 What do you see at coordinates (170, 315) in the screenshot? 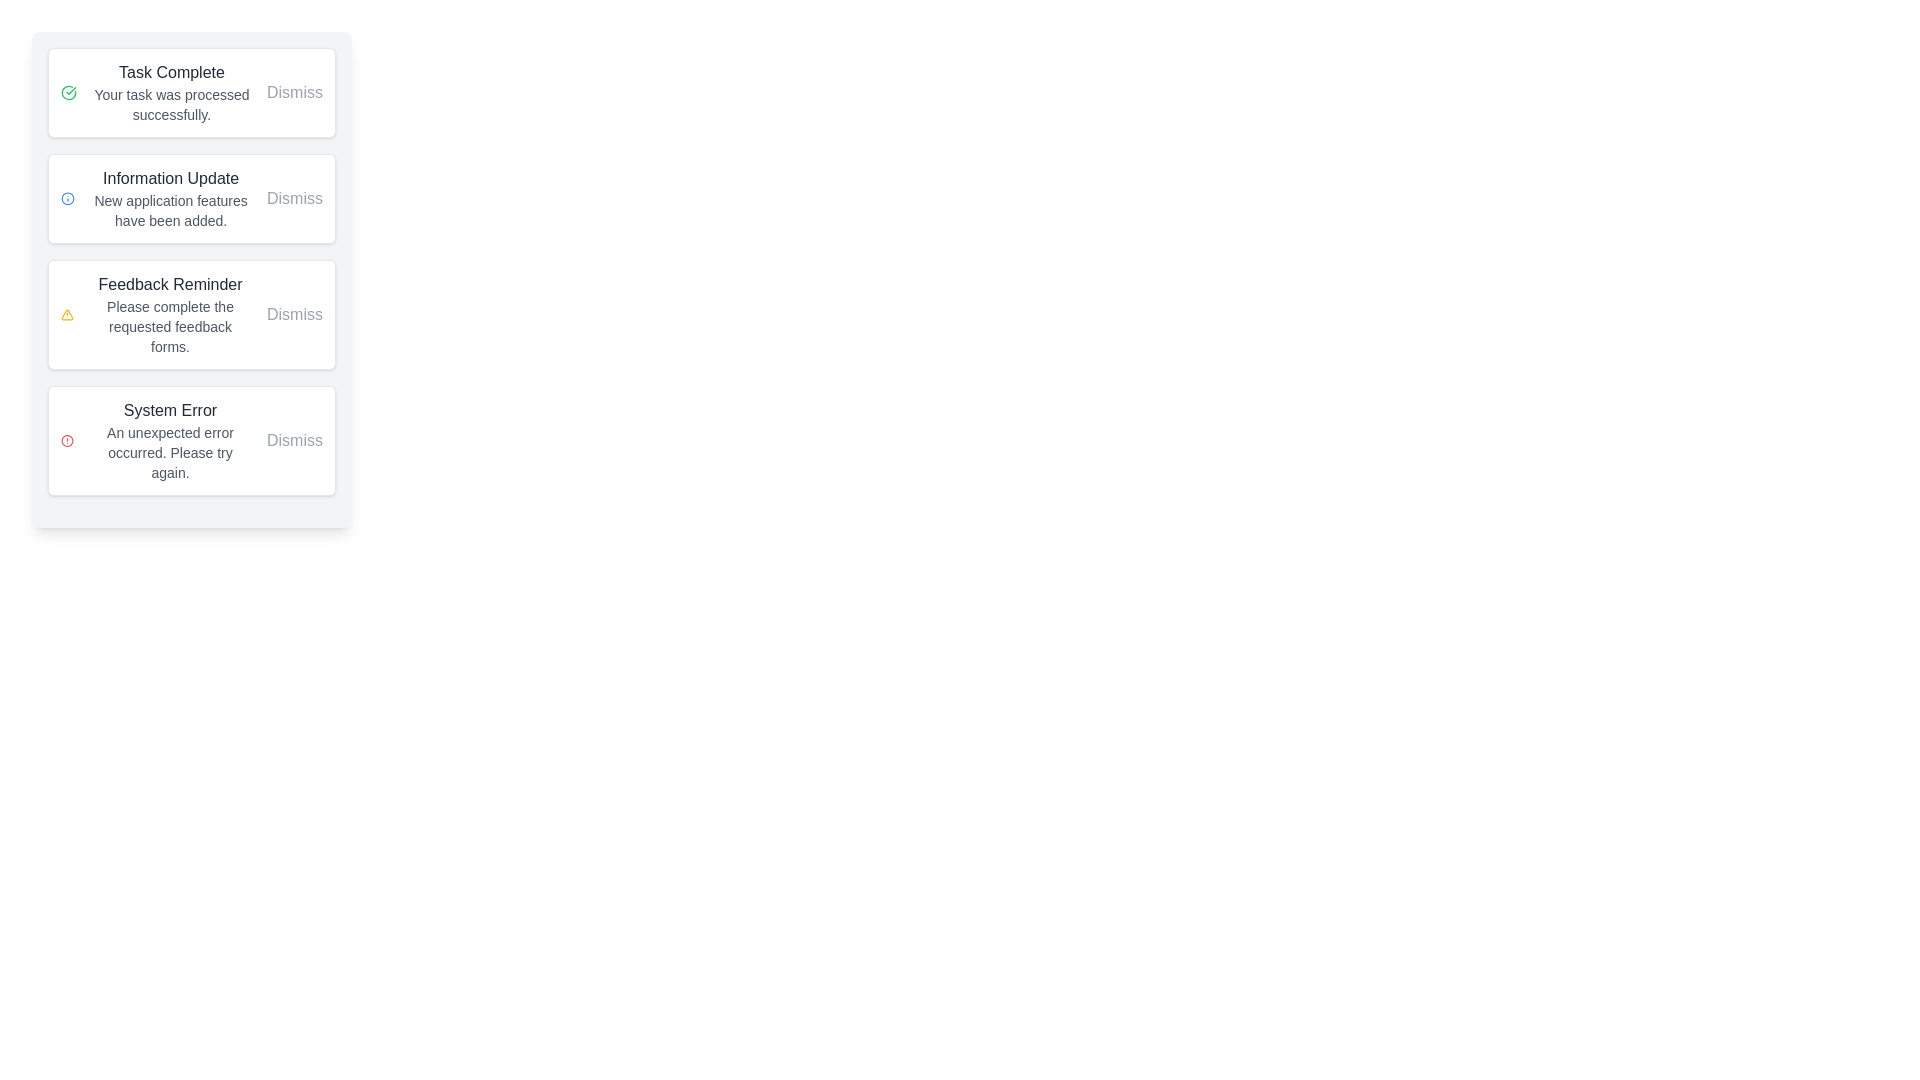
I see `the Text Label that serves as a notification for completing requested feedback forms, located in the third row of the notification list, positioned between a yellow warning icon and a 'Dismiss' button` at bounding box center [170, 315].